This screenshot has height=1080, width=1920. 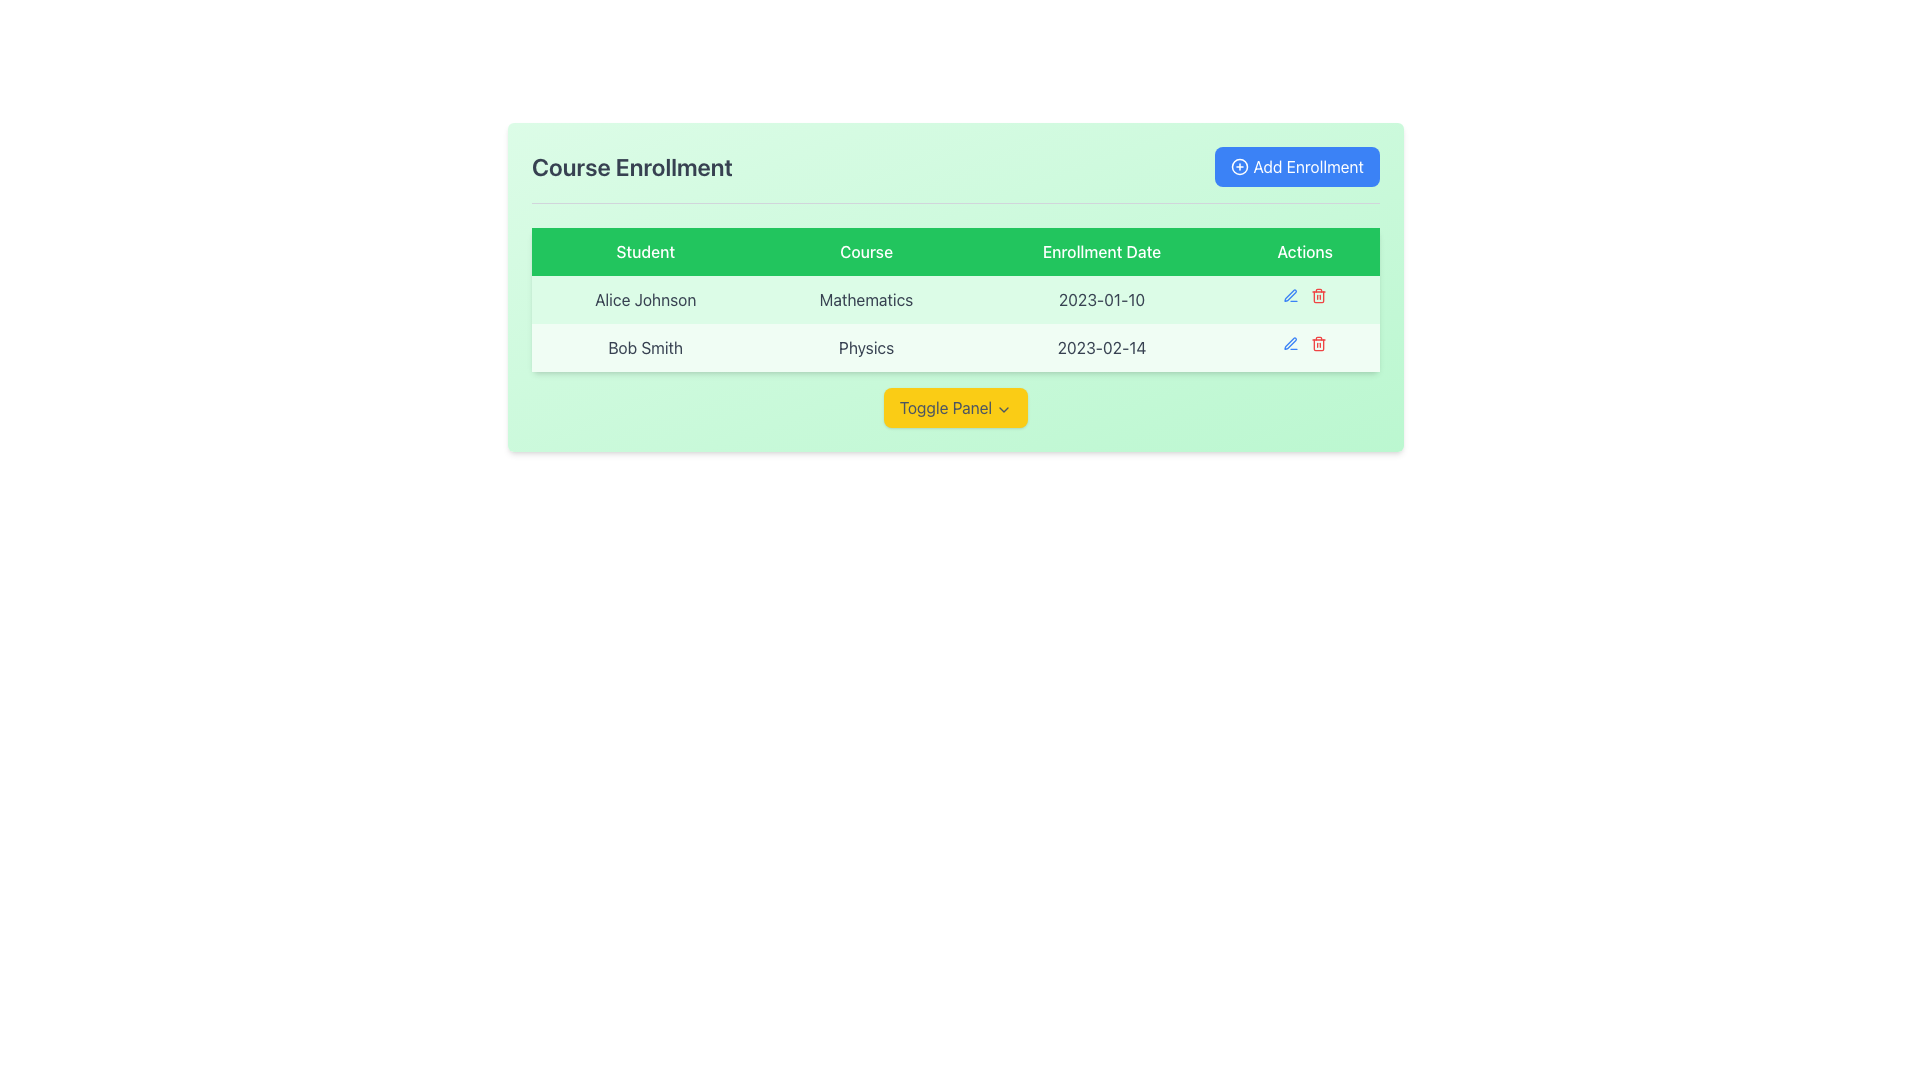 I want to click on the SVG circle element that symbolizes adding or creating, which is part of the 'Add Enrollment' button located at the top-right corner of the UI component, so click(x=1239, y=165).